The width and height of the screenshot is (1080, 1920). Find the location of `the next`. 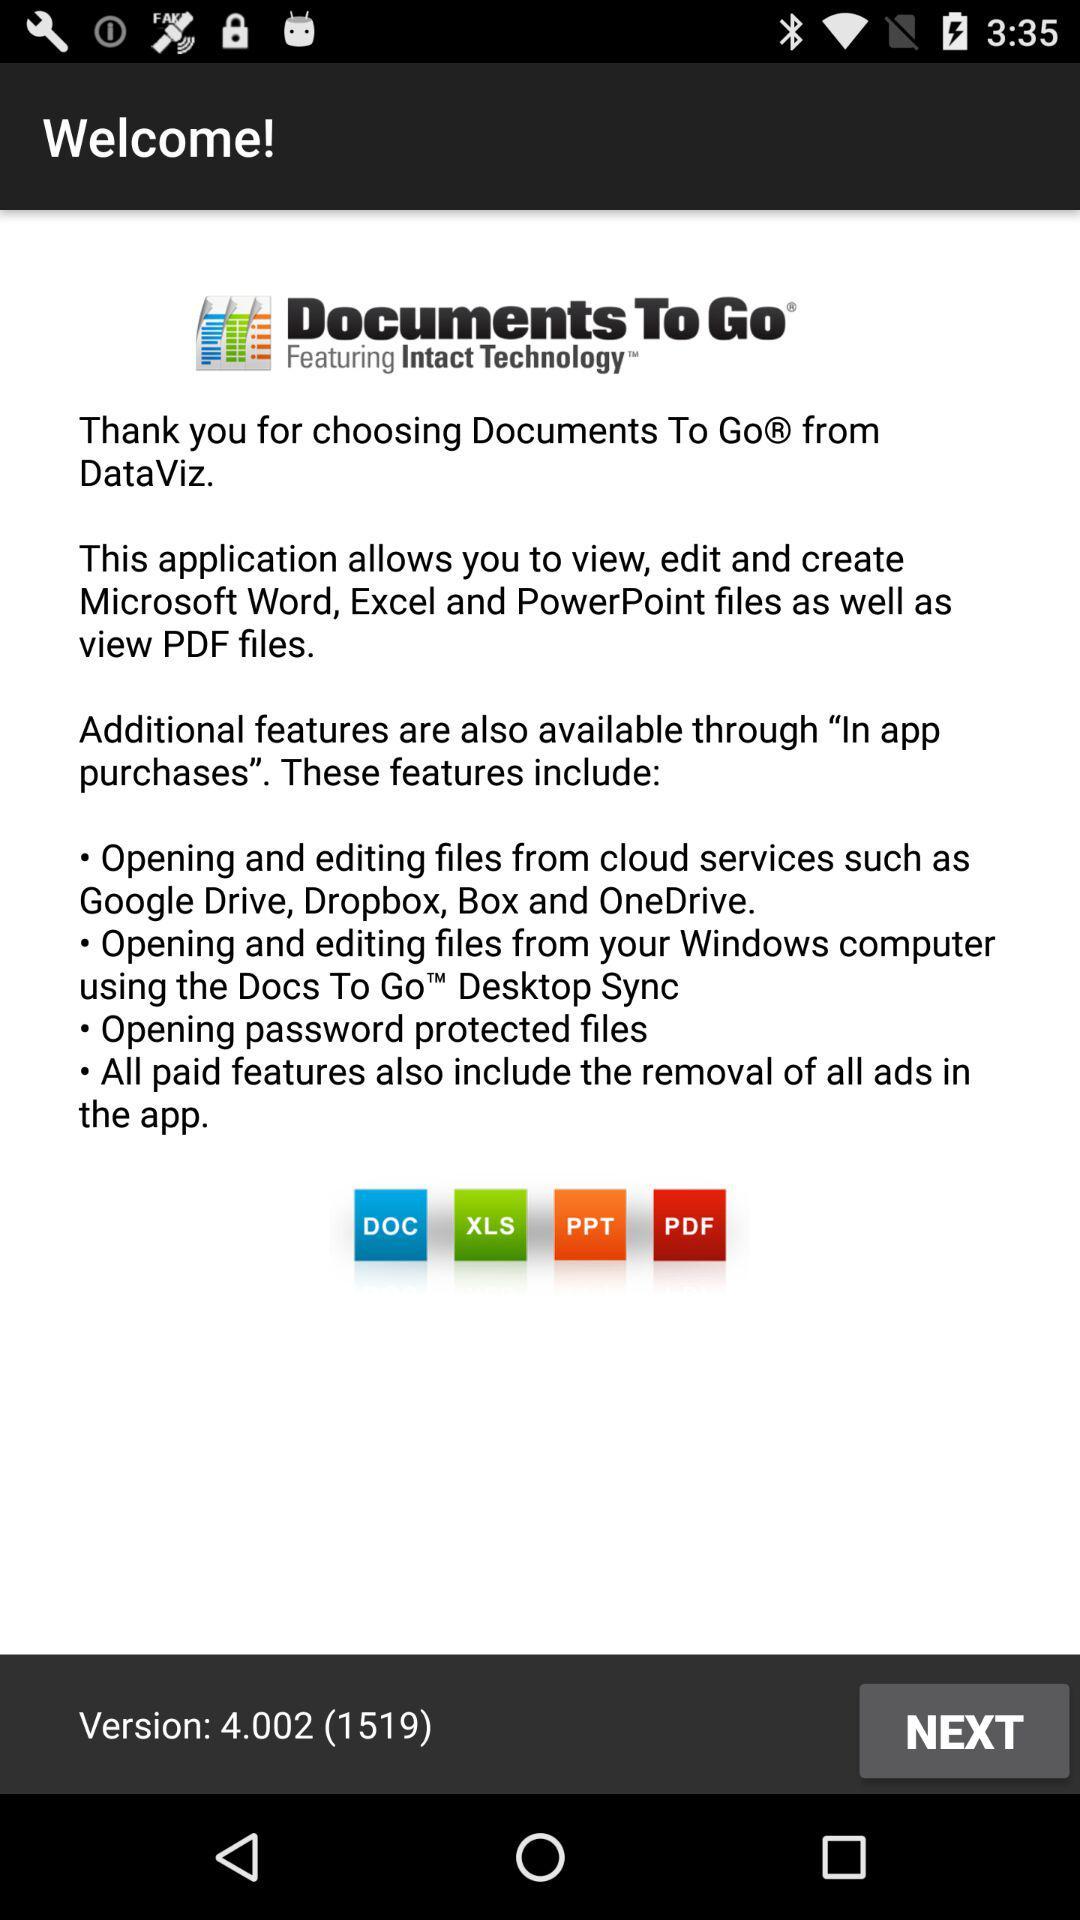

the next is located at coordinates (963, 1730).